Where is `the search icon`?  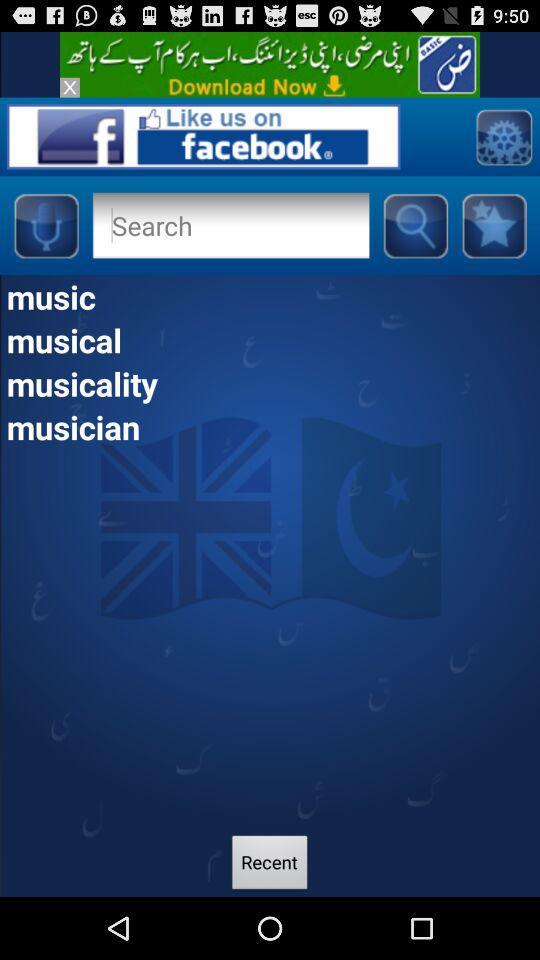
the search icon is located at coordinates (414, 240).